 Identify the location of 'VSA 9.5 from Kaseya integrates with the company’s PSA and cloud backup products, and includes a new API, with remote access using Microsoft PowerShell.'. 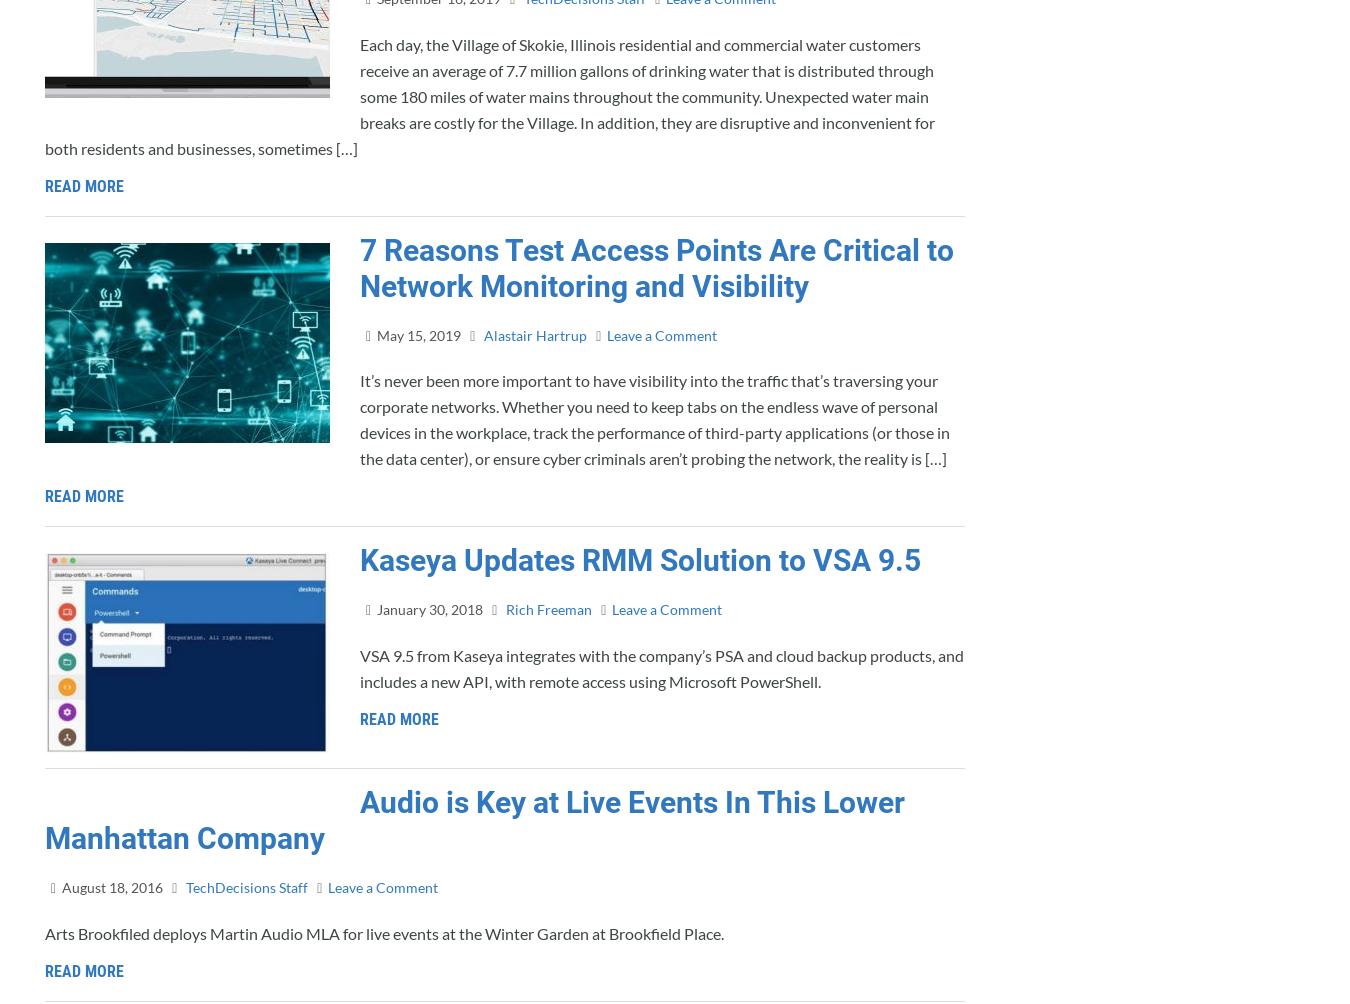
(360, 667).